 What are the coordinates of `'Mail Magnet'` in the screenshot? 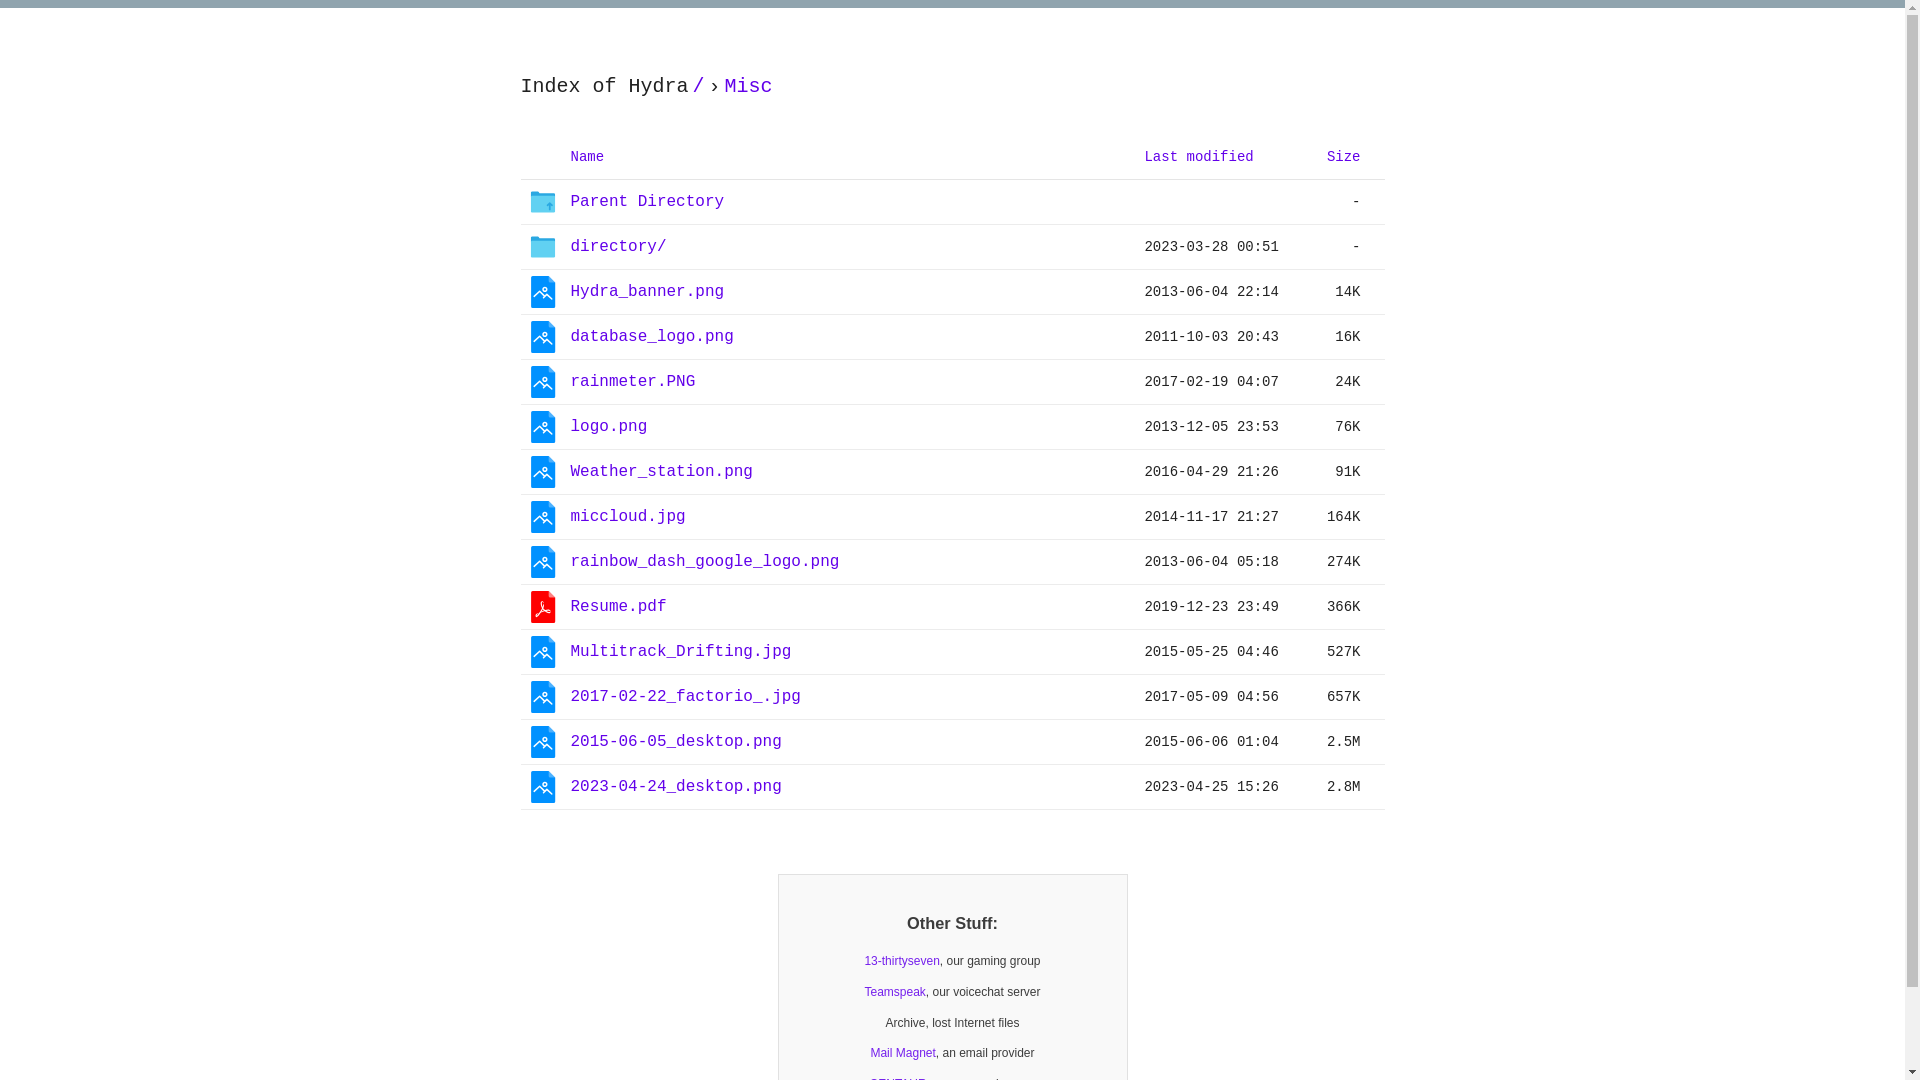 It's located at (901, 1052).